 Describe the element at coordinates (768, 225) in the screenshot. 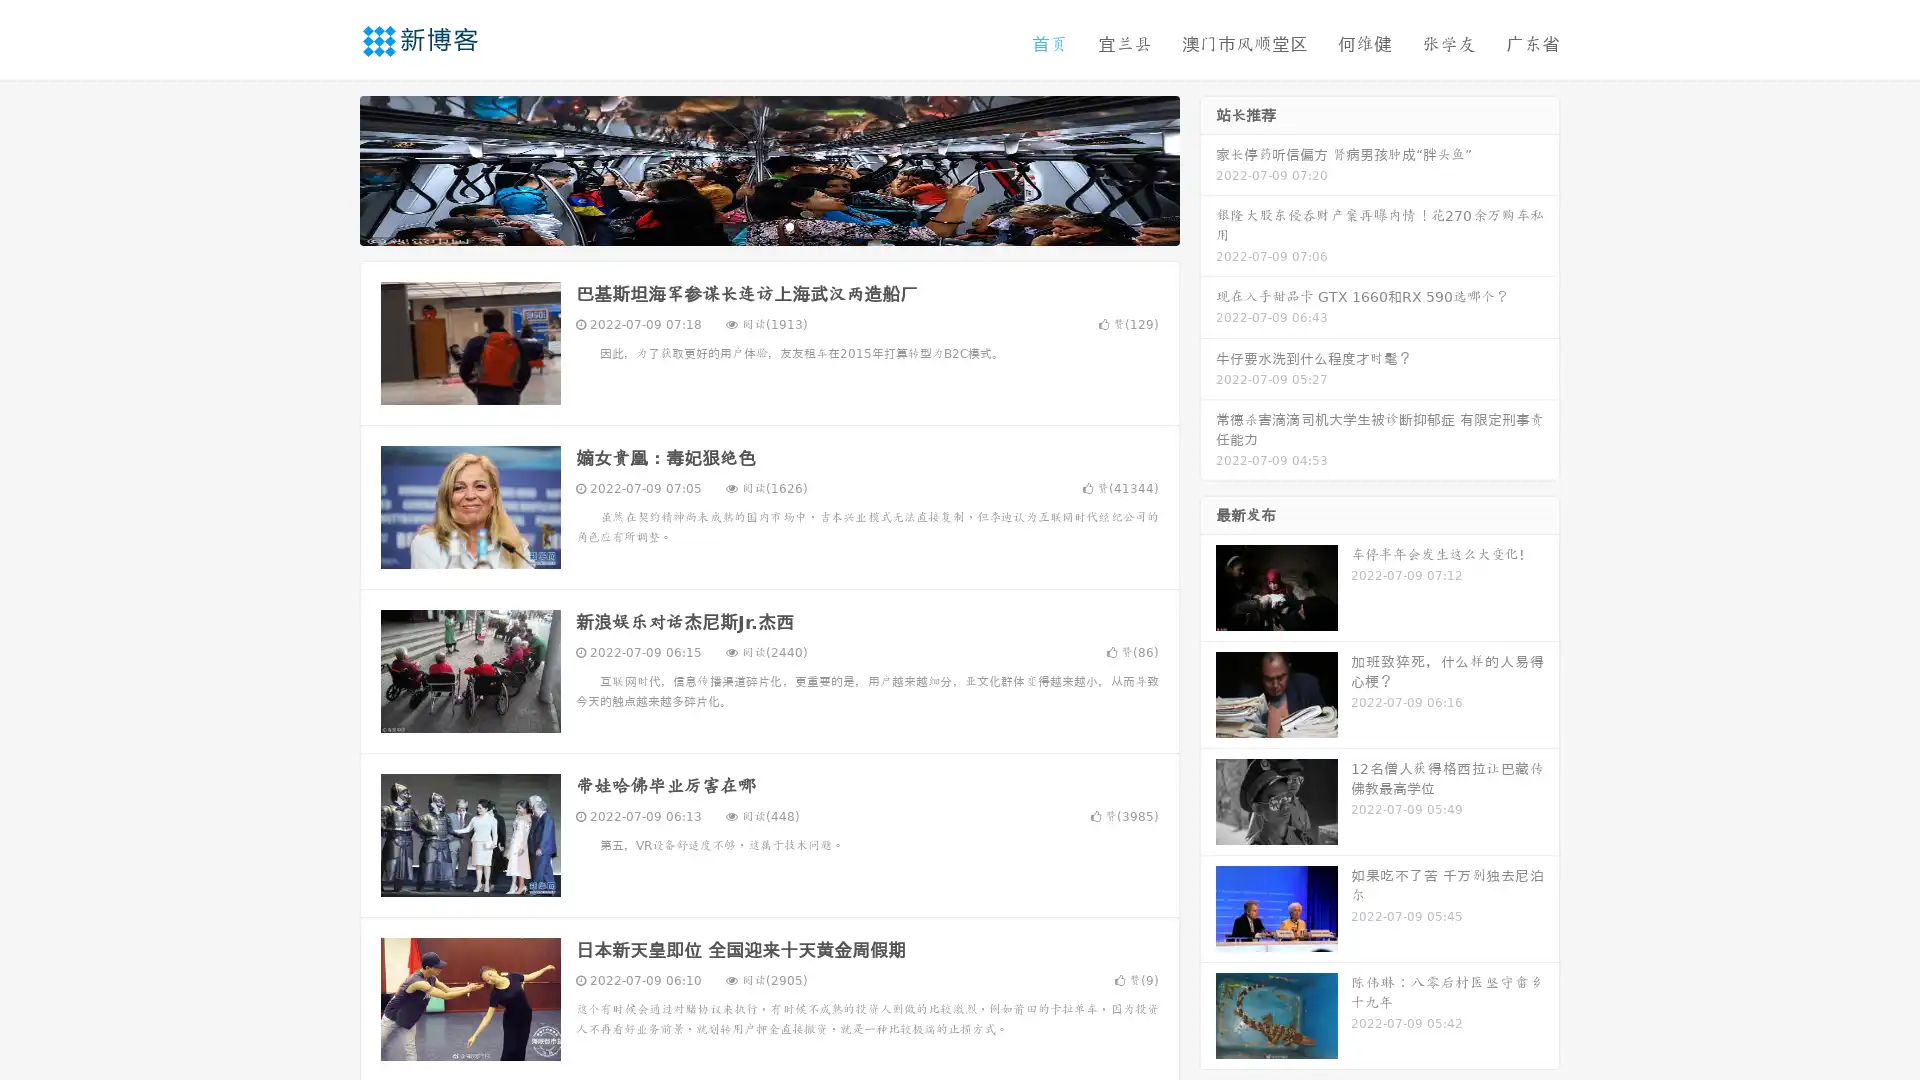

I see `Go to slide 2` at that location.